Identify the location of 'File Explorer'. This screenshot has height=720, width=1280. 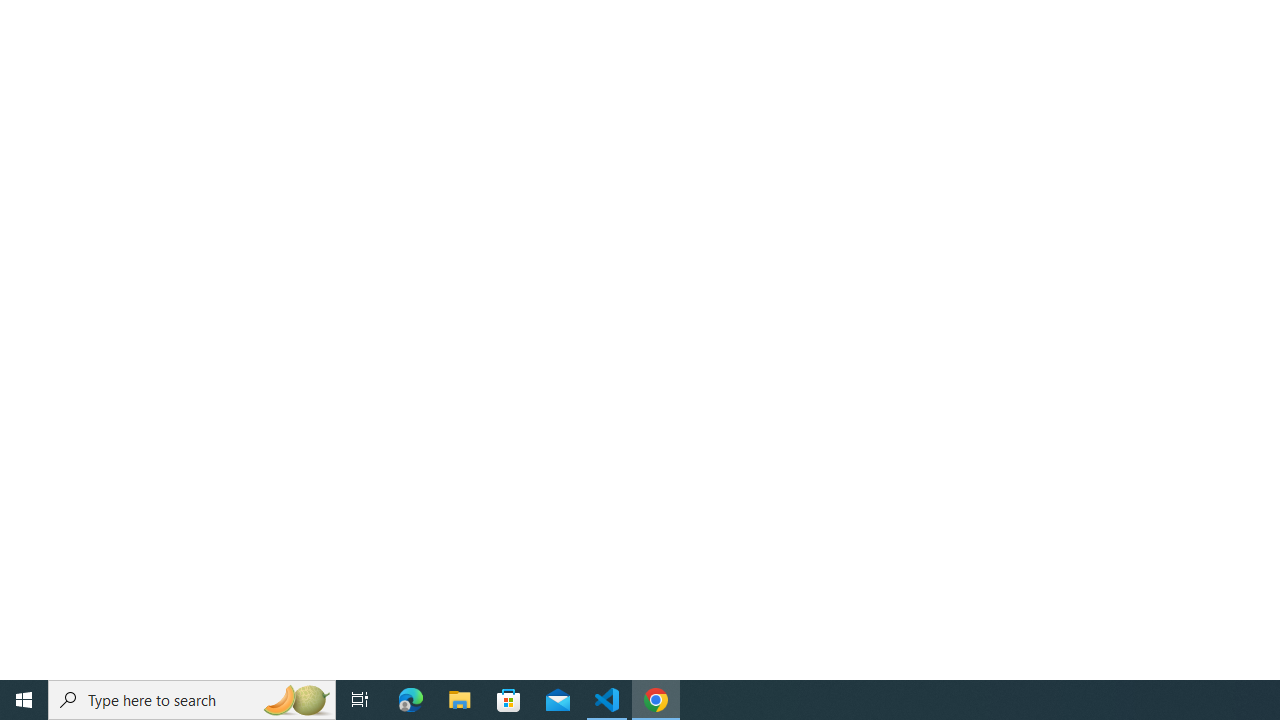
(459, 698).